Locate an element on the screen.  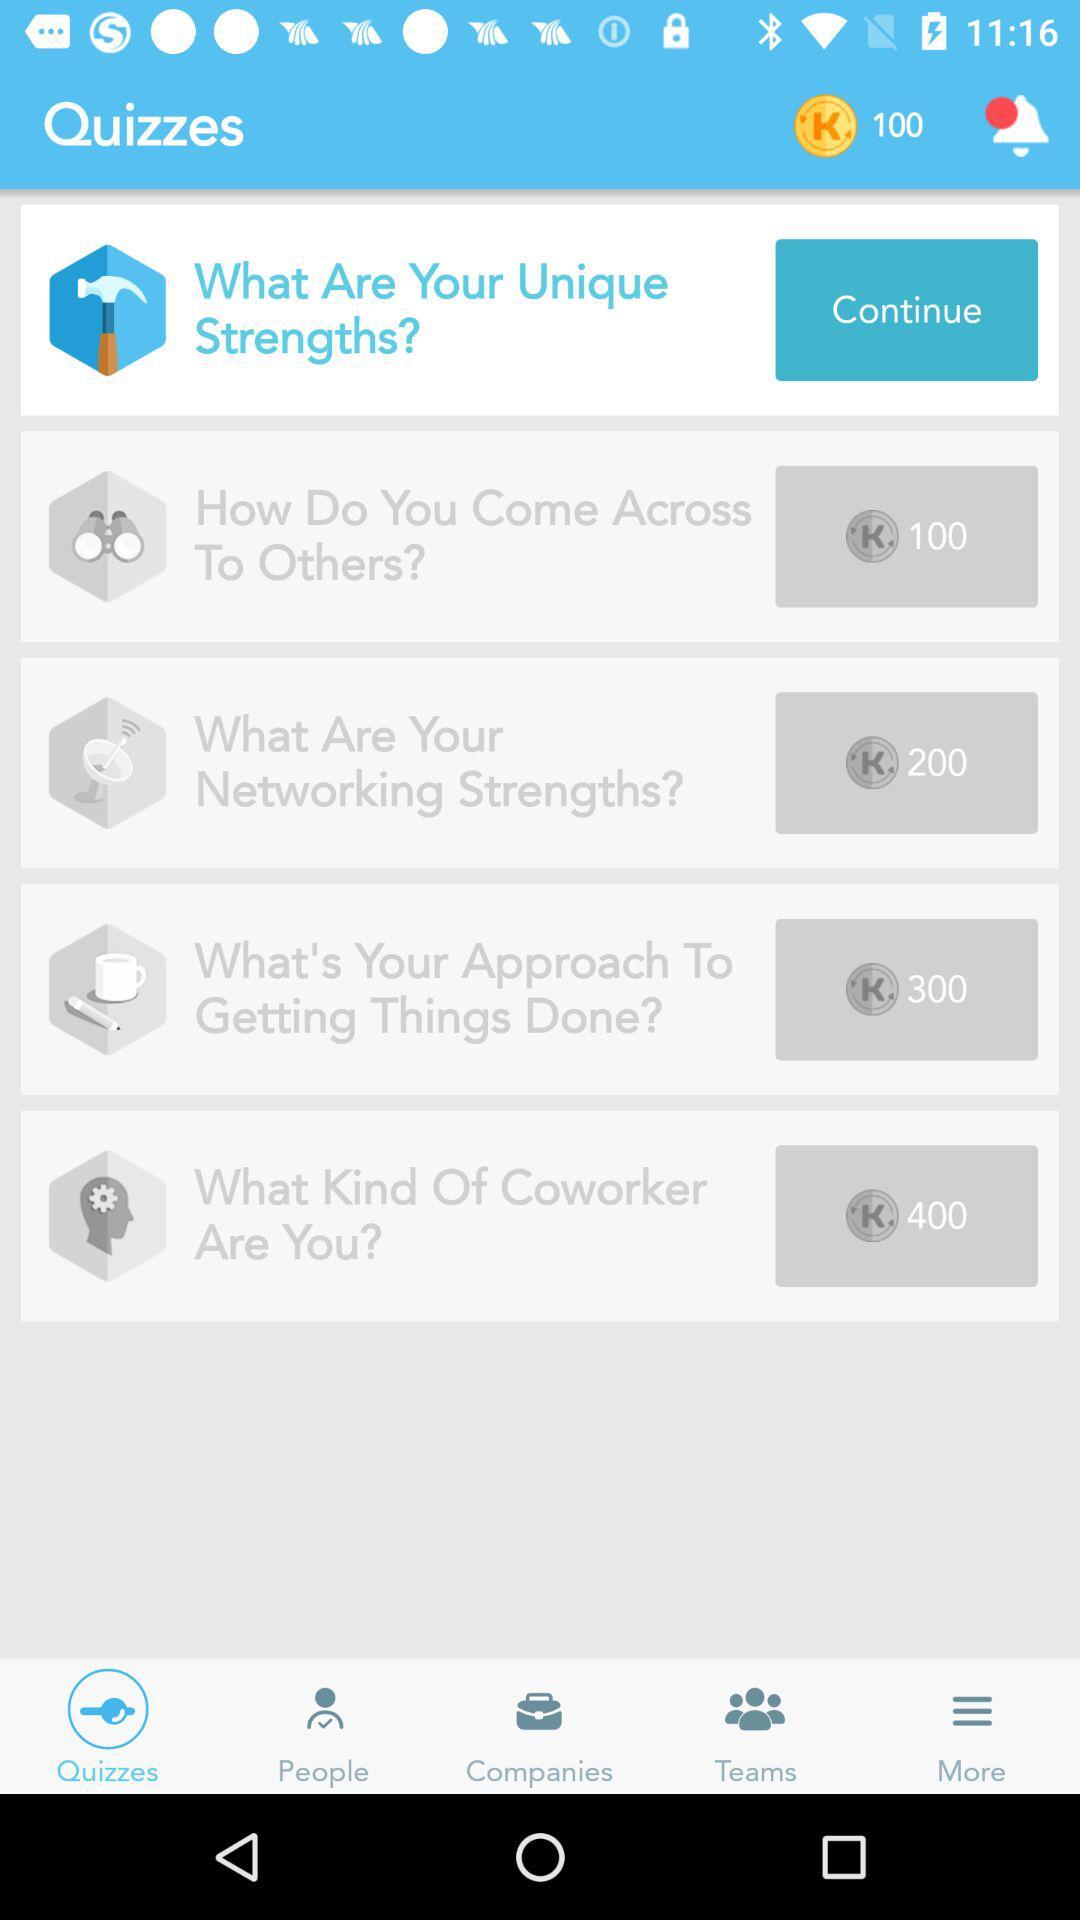
move to the third label below quizzes on the left side of the page is located at coordinates (107, 762).